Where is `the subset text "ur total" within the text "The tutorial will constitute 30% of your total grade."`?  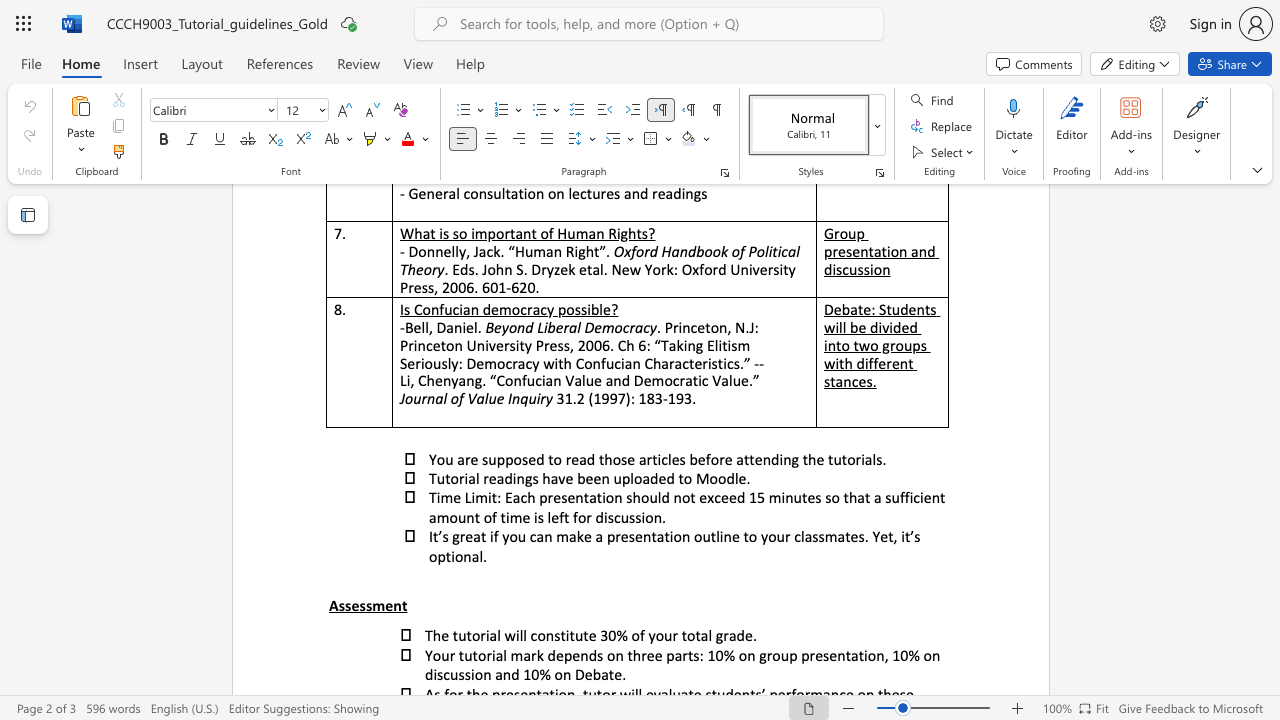 the subset text "ur total" within the text "The tutorial will constitute 30% of your total grade." is located at coordinates (664, 635).